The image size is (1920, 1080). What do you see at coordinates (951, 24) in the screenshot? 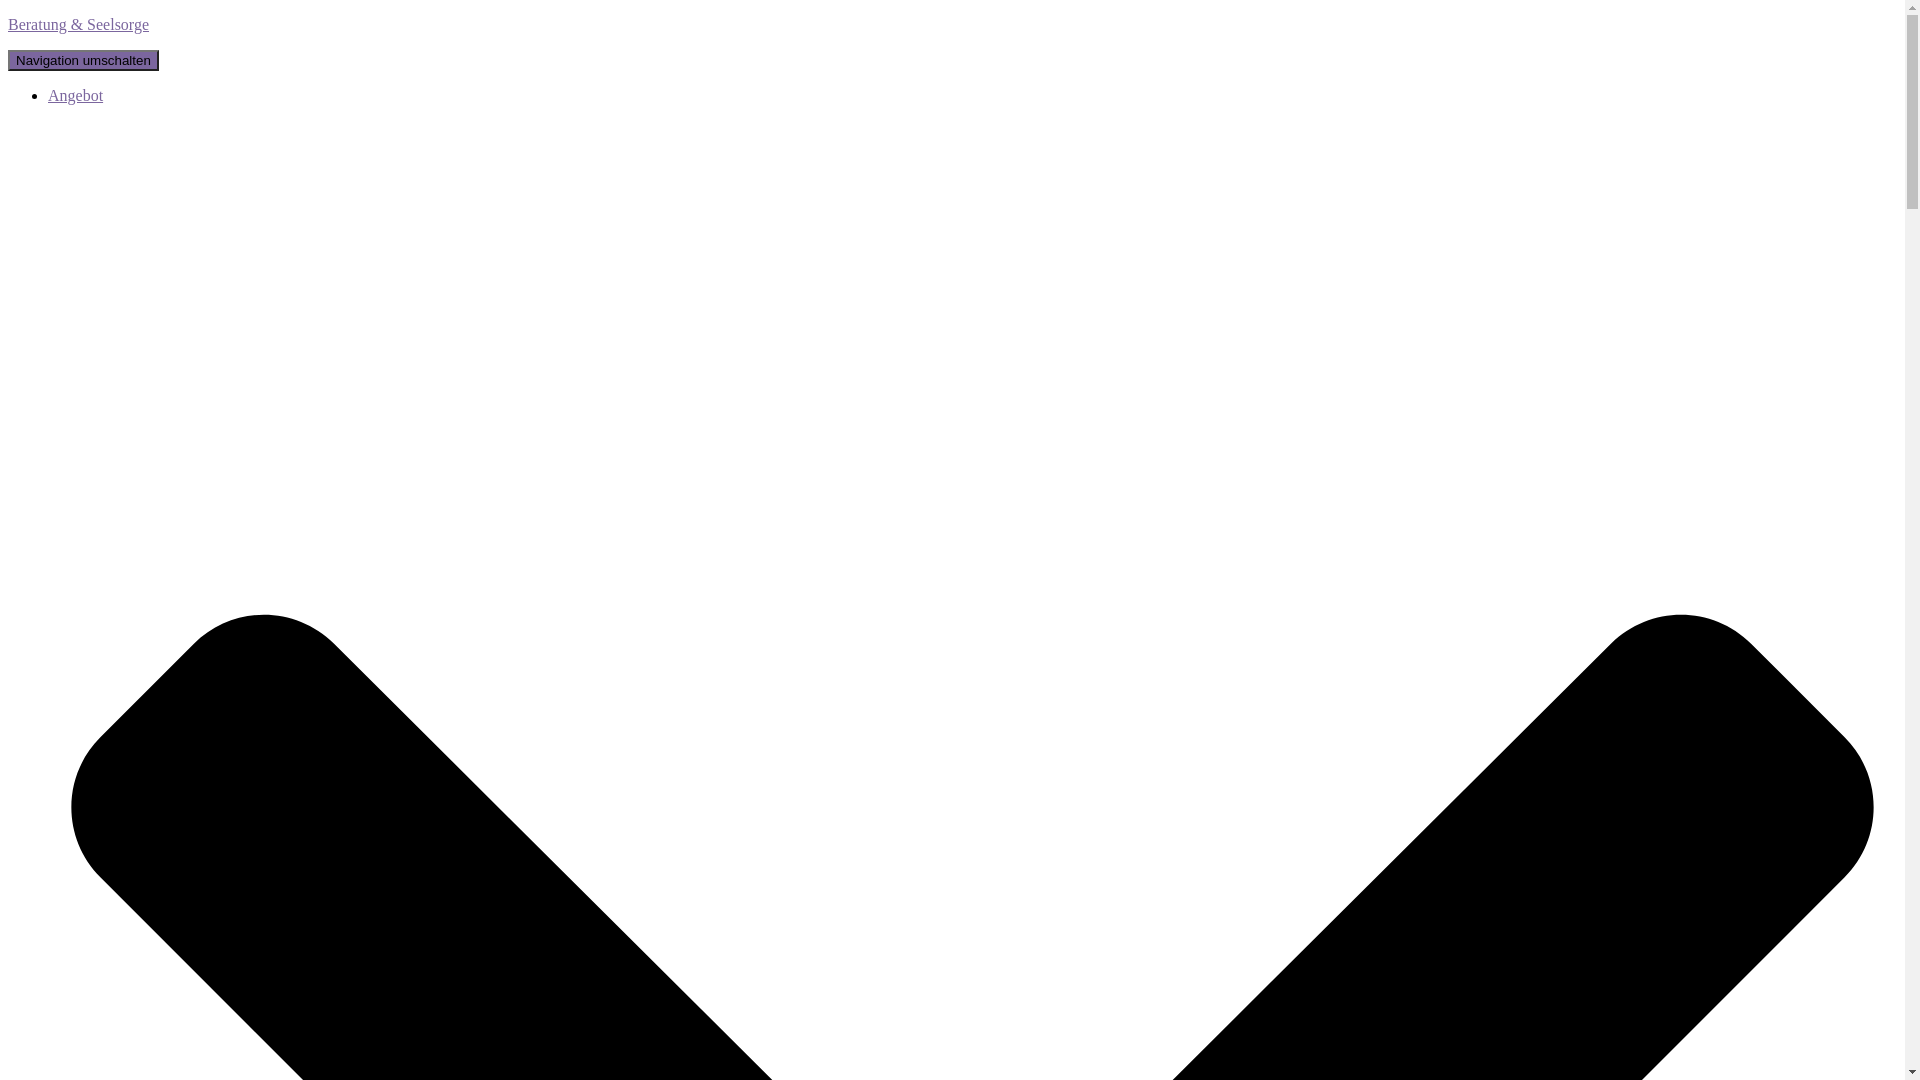
I see `'Beratung & Seelsorge'` at bounding box center [951, 24].